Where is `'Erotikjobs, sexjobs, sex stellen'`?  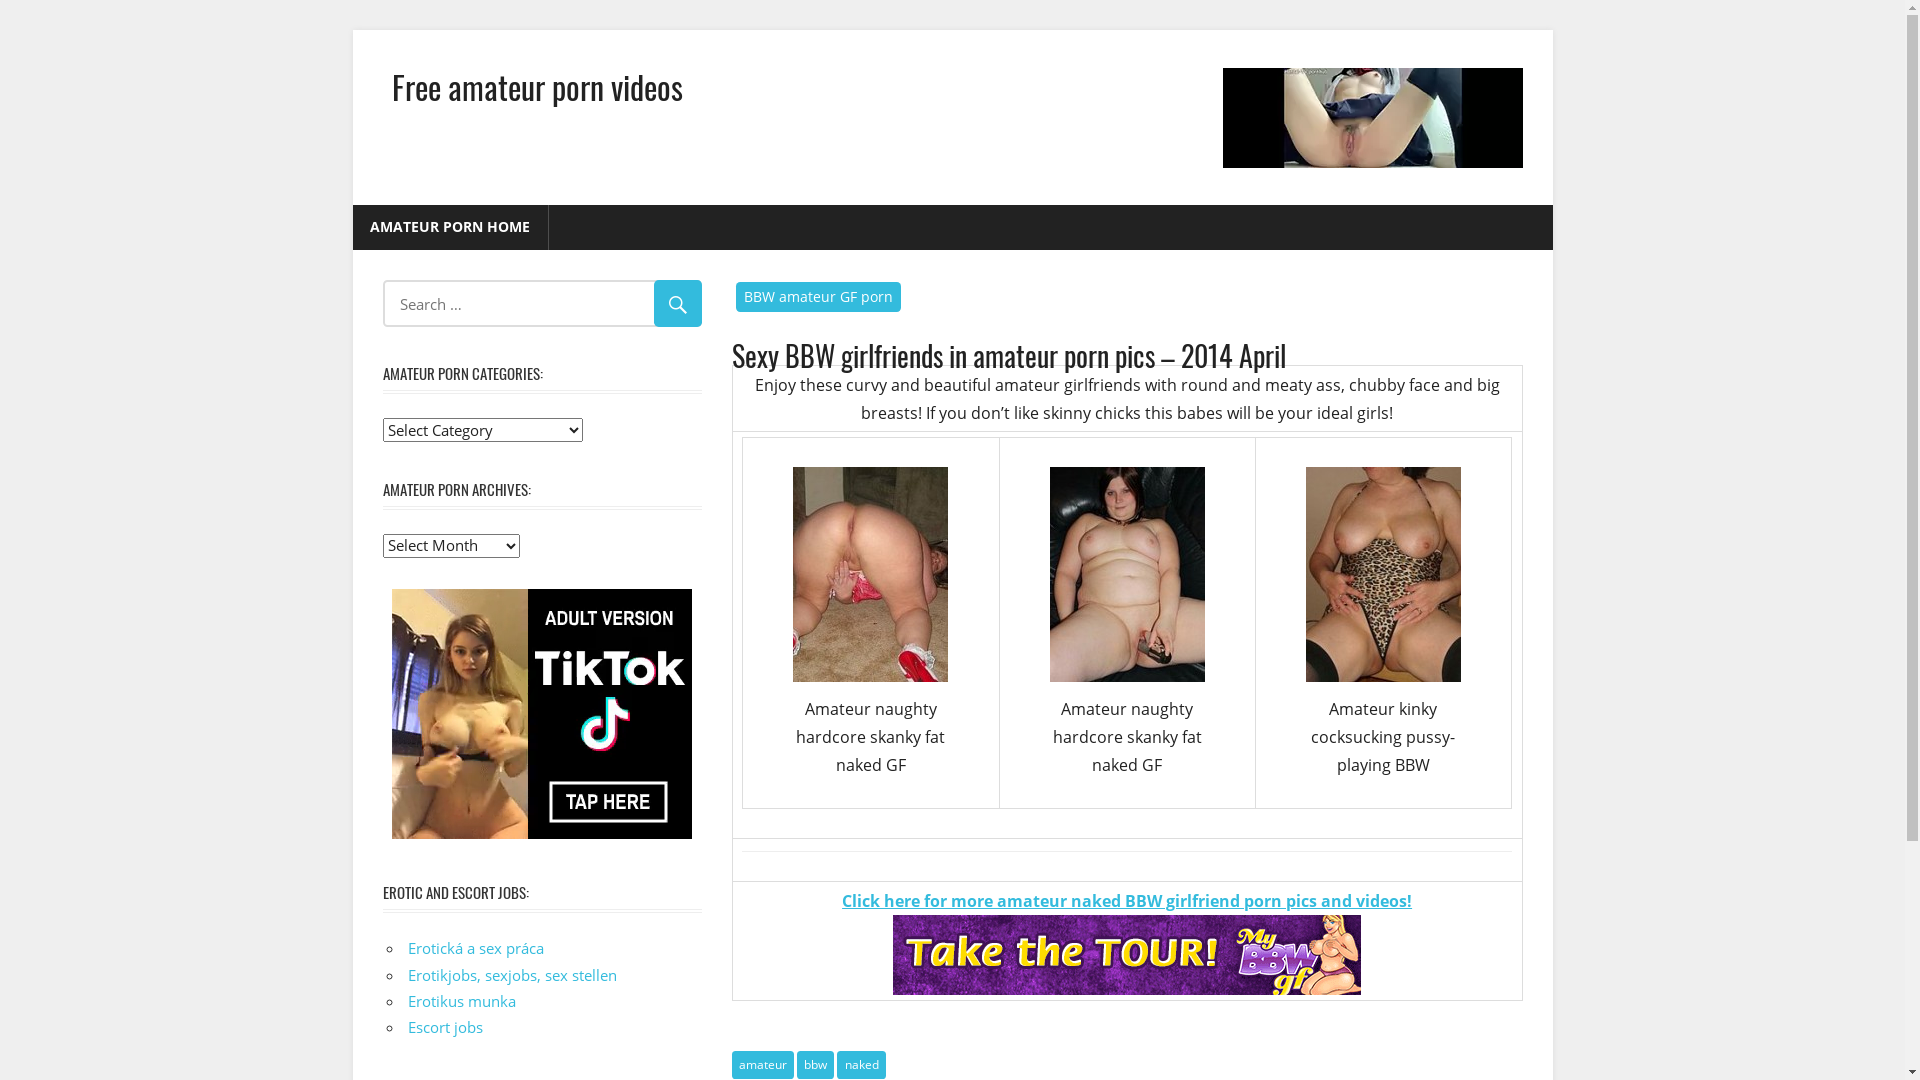 'Erotikjobs, sexjobs, sex stellen' is located at coordinates (512, 973).